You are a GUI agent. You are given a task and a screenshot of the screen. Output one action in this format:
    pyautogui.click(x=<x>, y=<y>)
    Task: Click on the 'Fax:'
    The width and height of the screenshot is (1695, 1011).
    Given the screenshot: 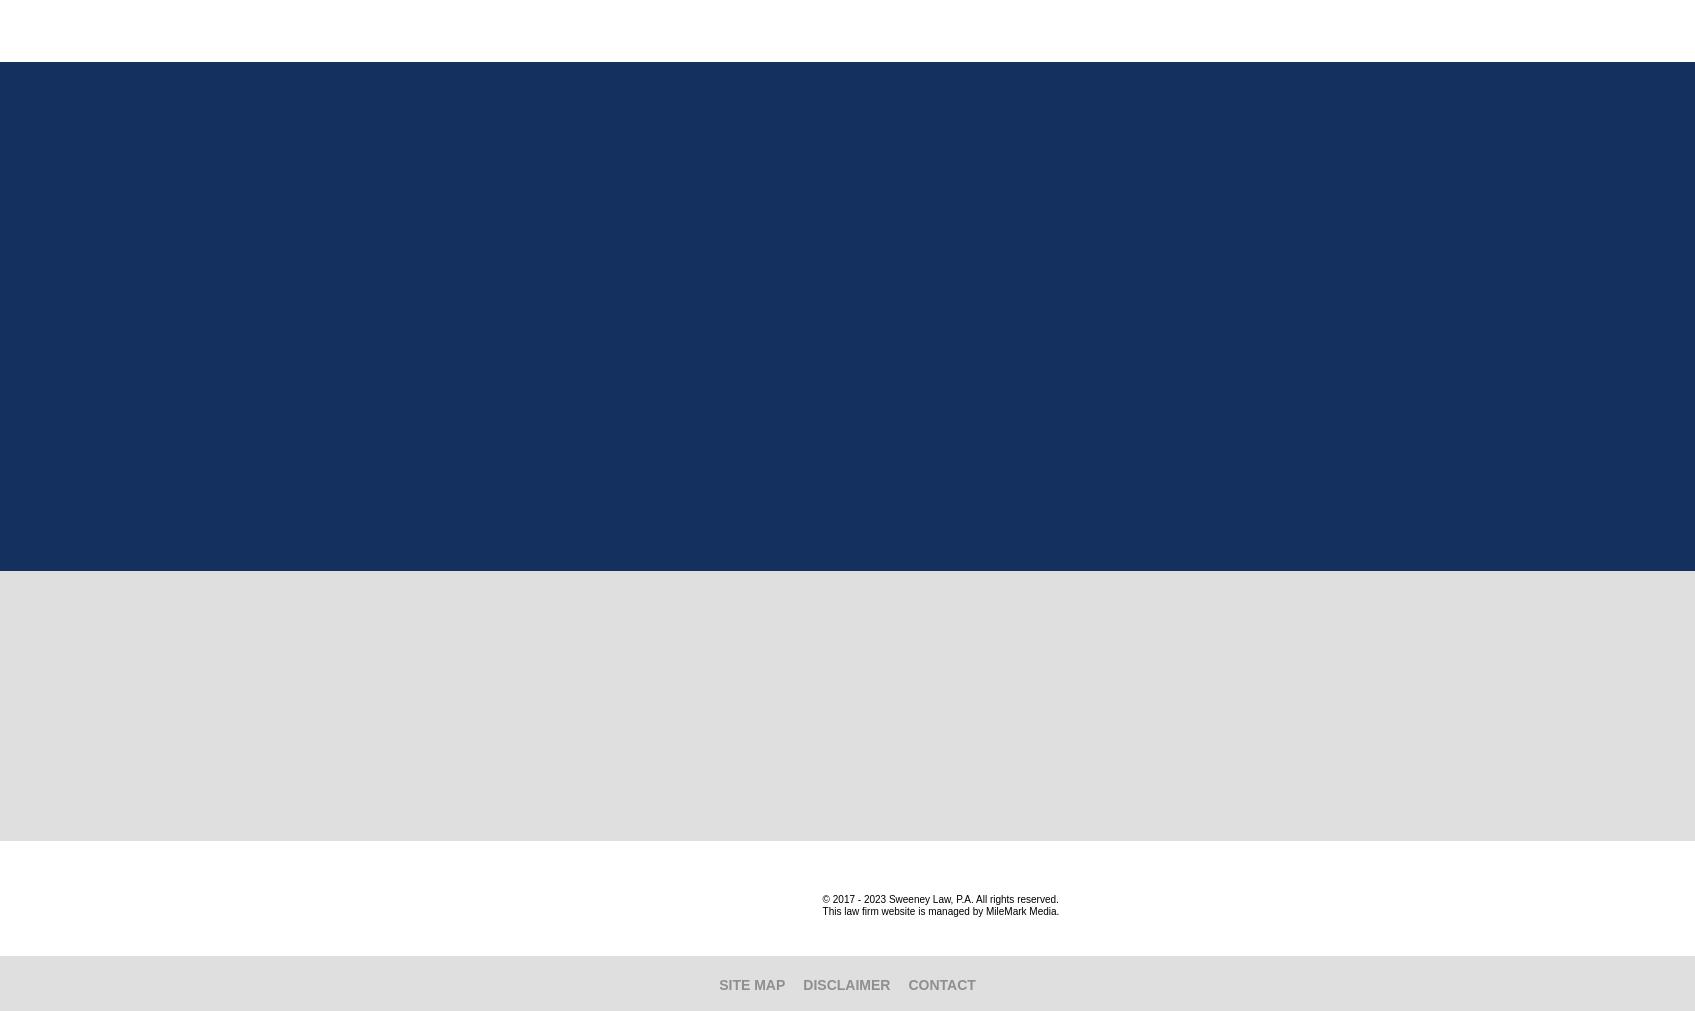 What is the action you would take?
    pyautogui.click(x=266, y=463)
    